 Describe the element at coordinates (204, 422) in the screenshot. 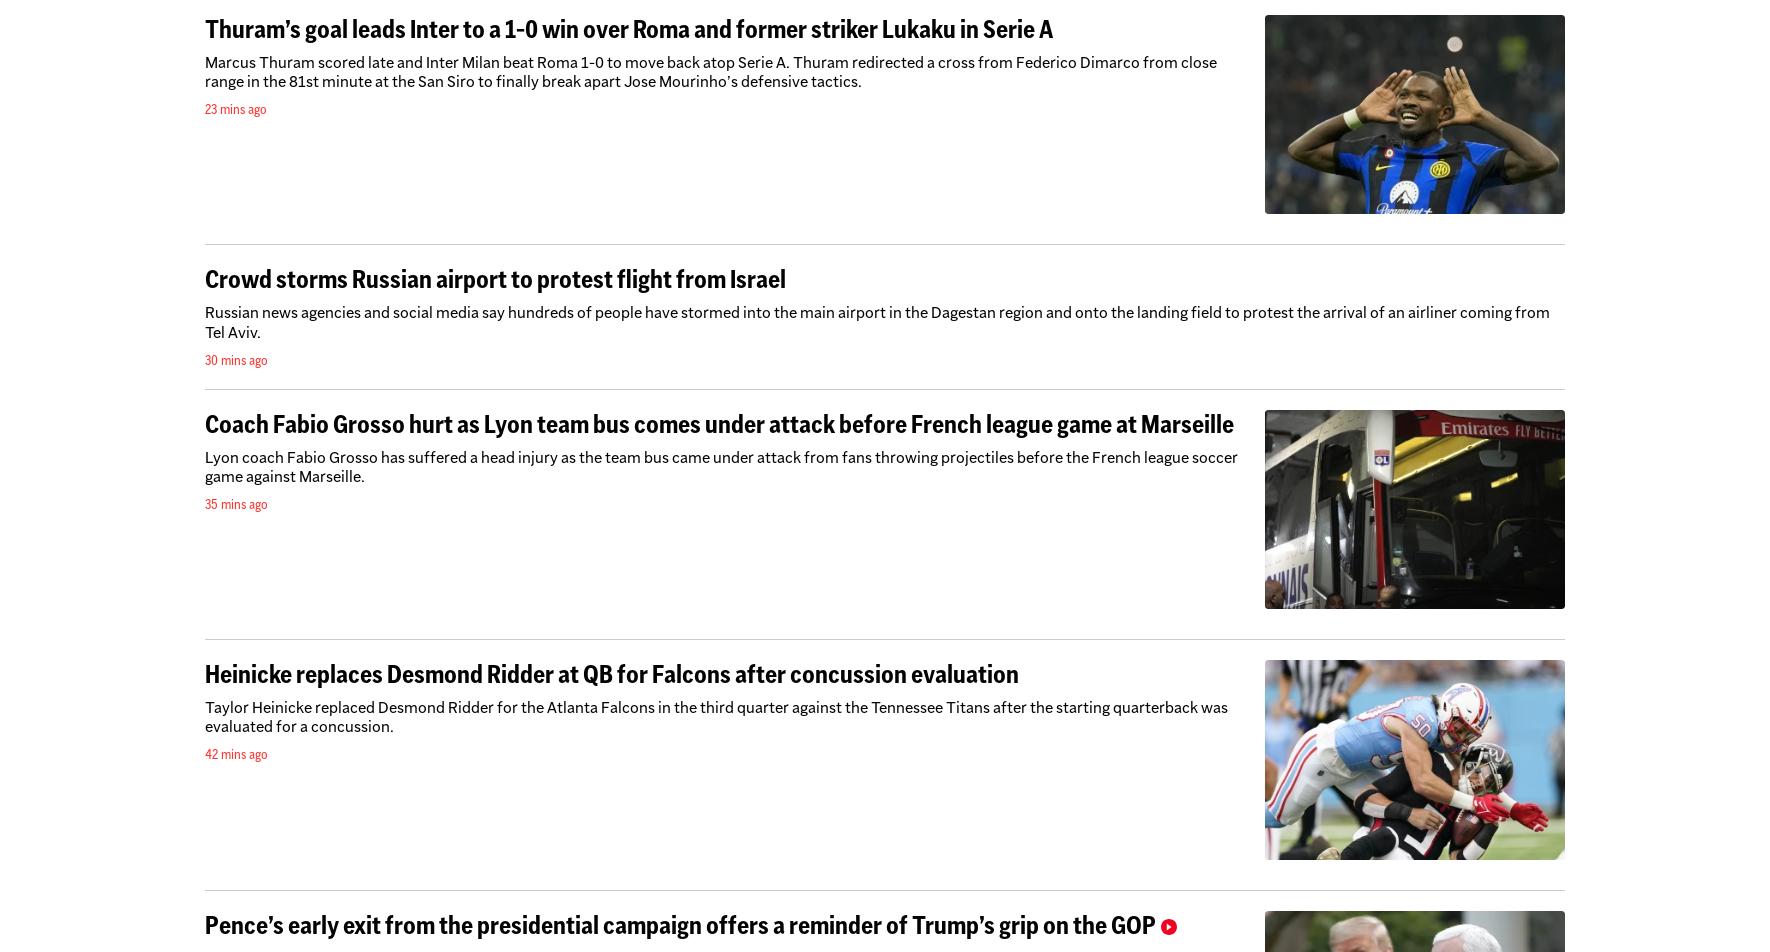

I see `'Coach Fabio Grosso hurt as Lyon team bus comes under attack before French league game at Marseille'` at that location.